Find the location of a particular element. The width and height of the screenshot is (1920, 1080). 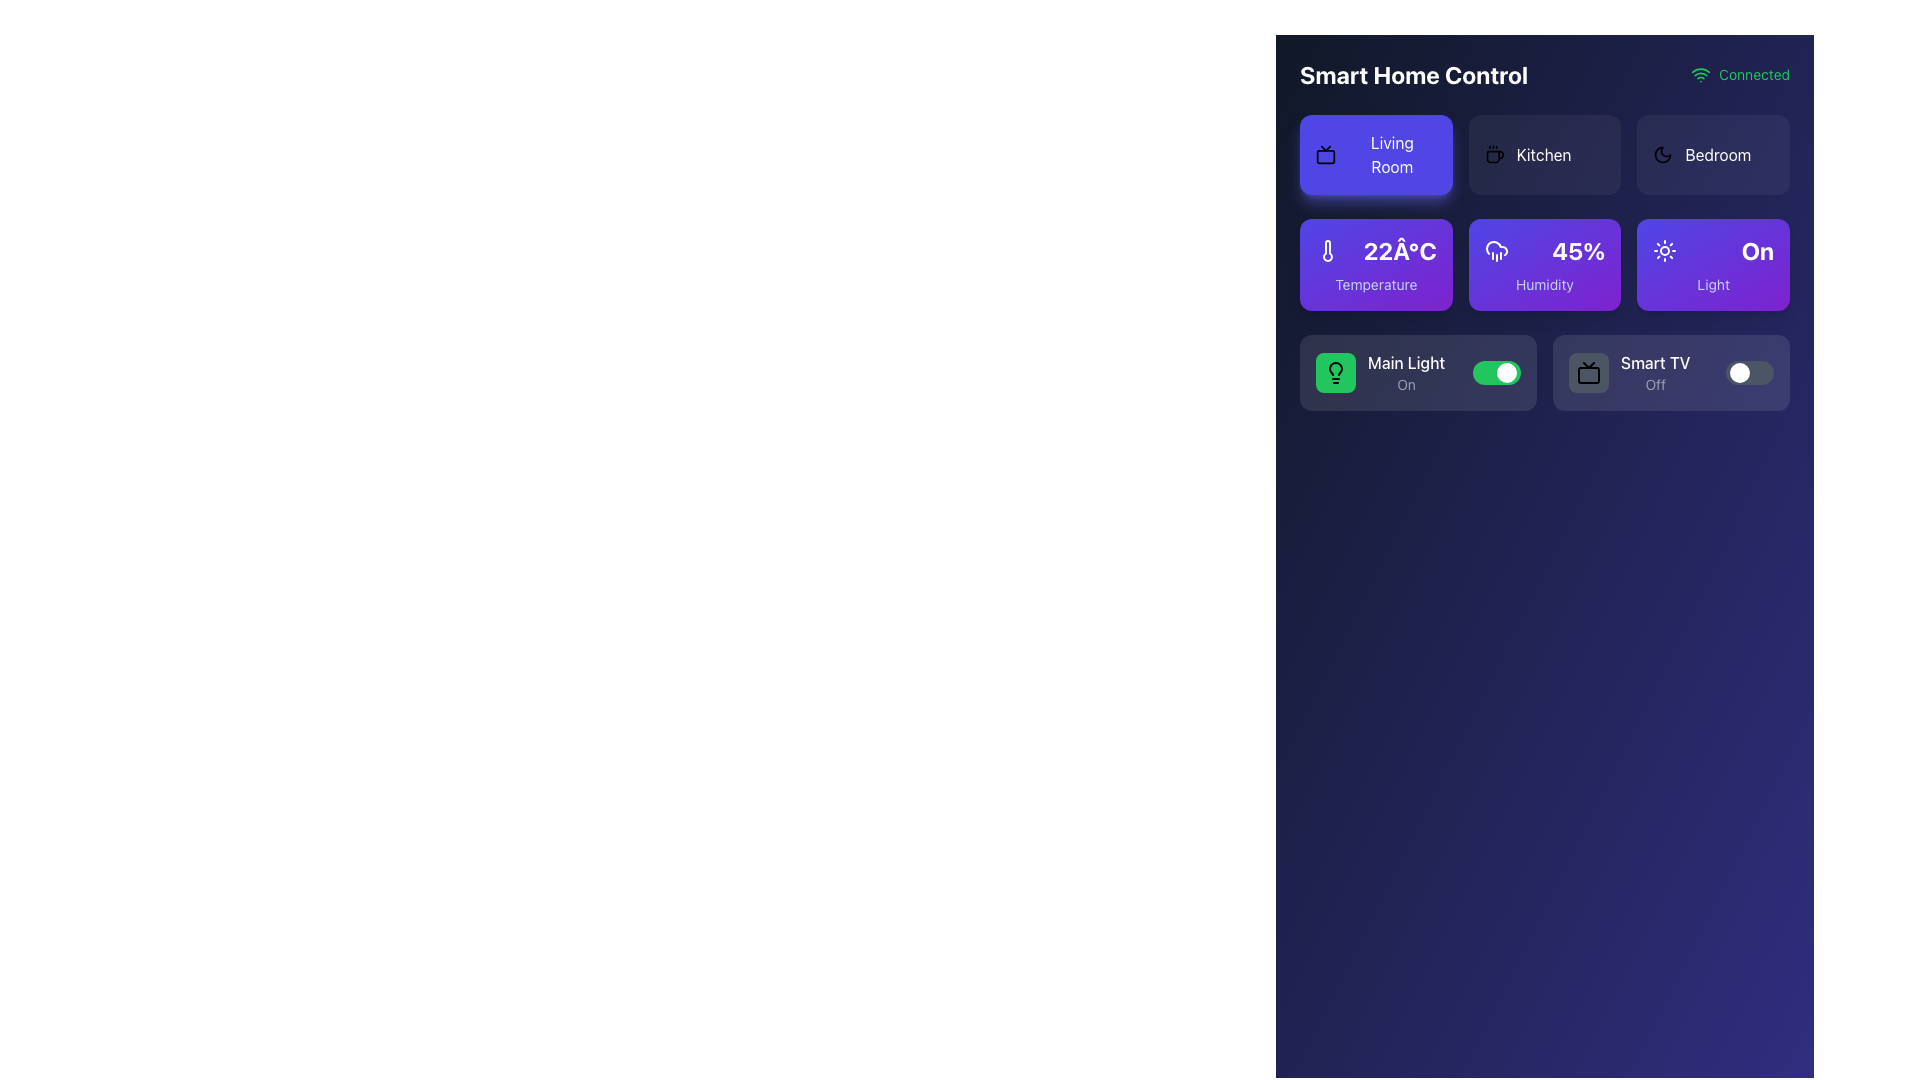

the 'Kitchen' button, which is a rectangular button with rounded corners and a coffee cup icon is located at coordinates (1544, 153).